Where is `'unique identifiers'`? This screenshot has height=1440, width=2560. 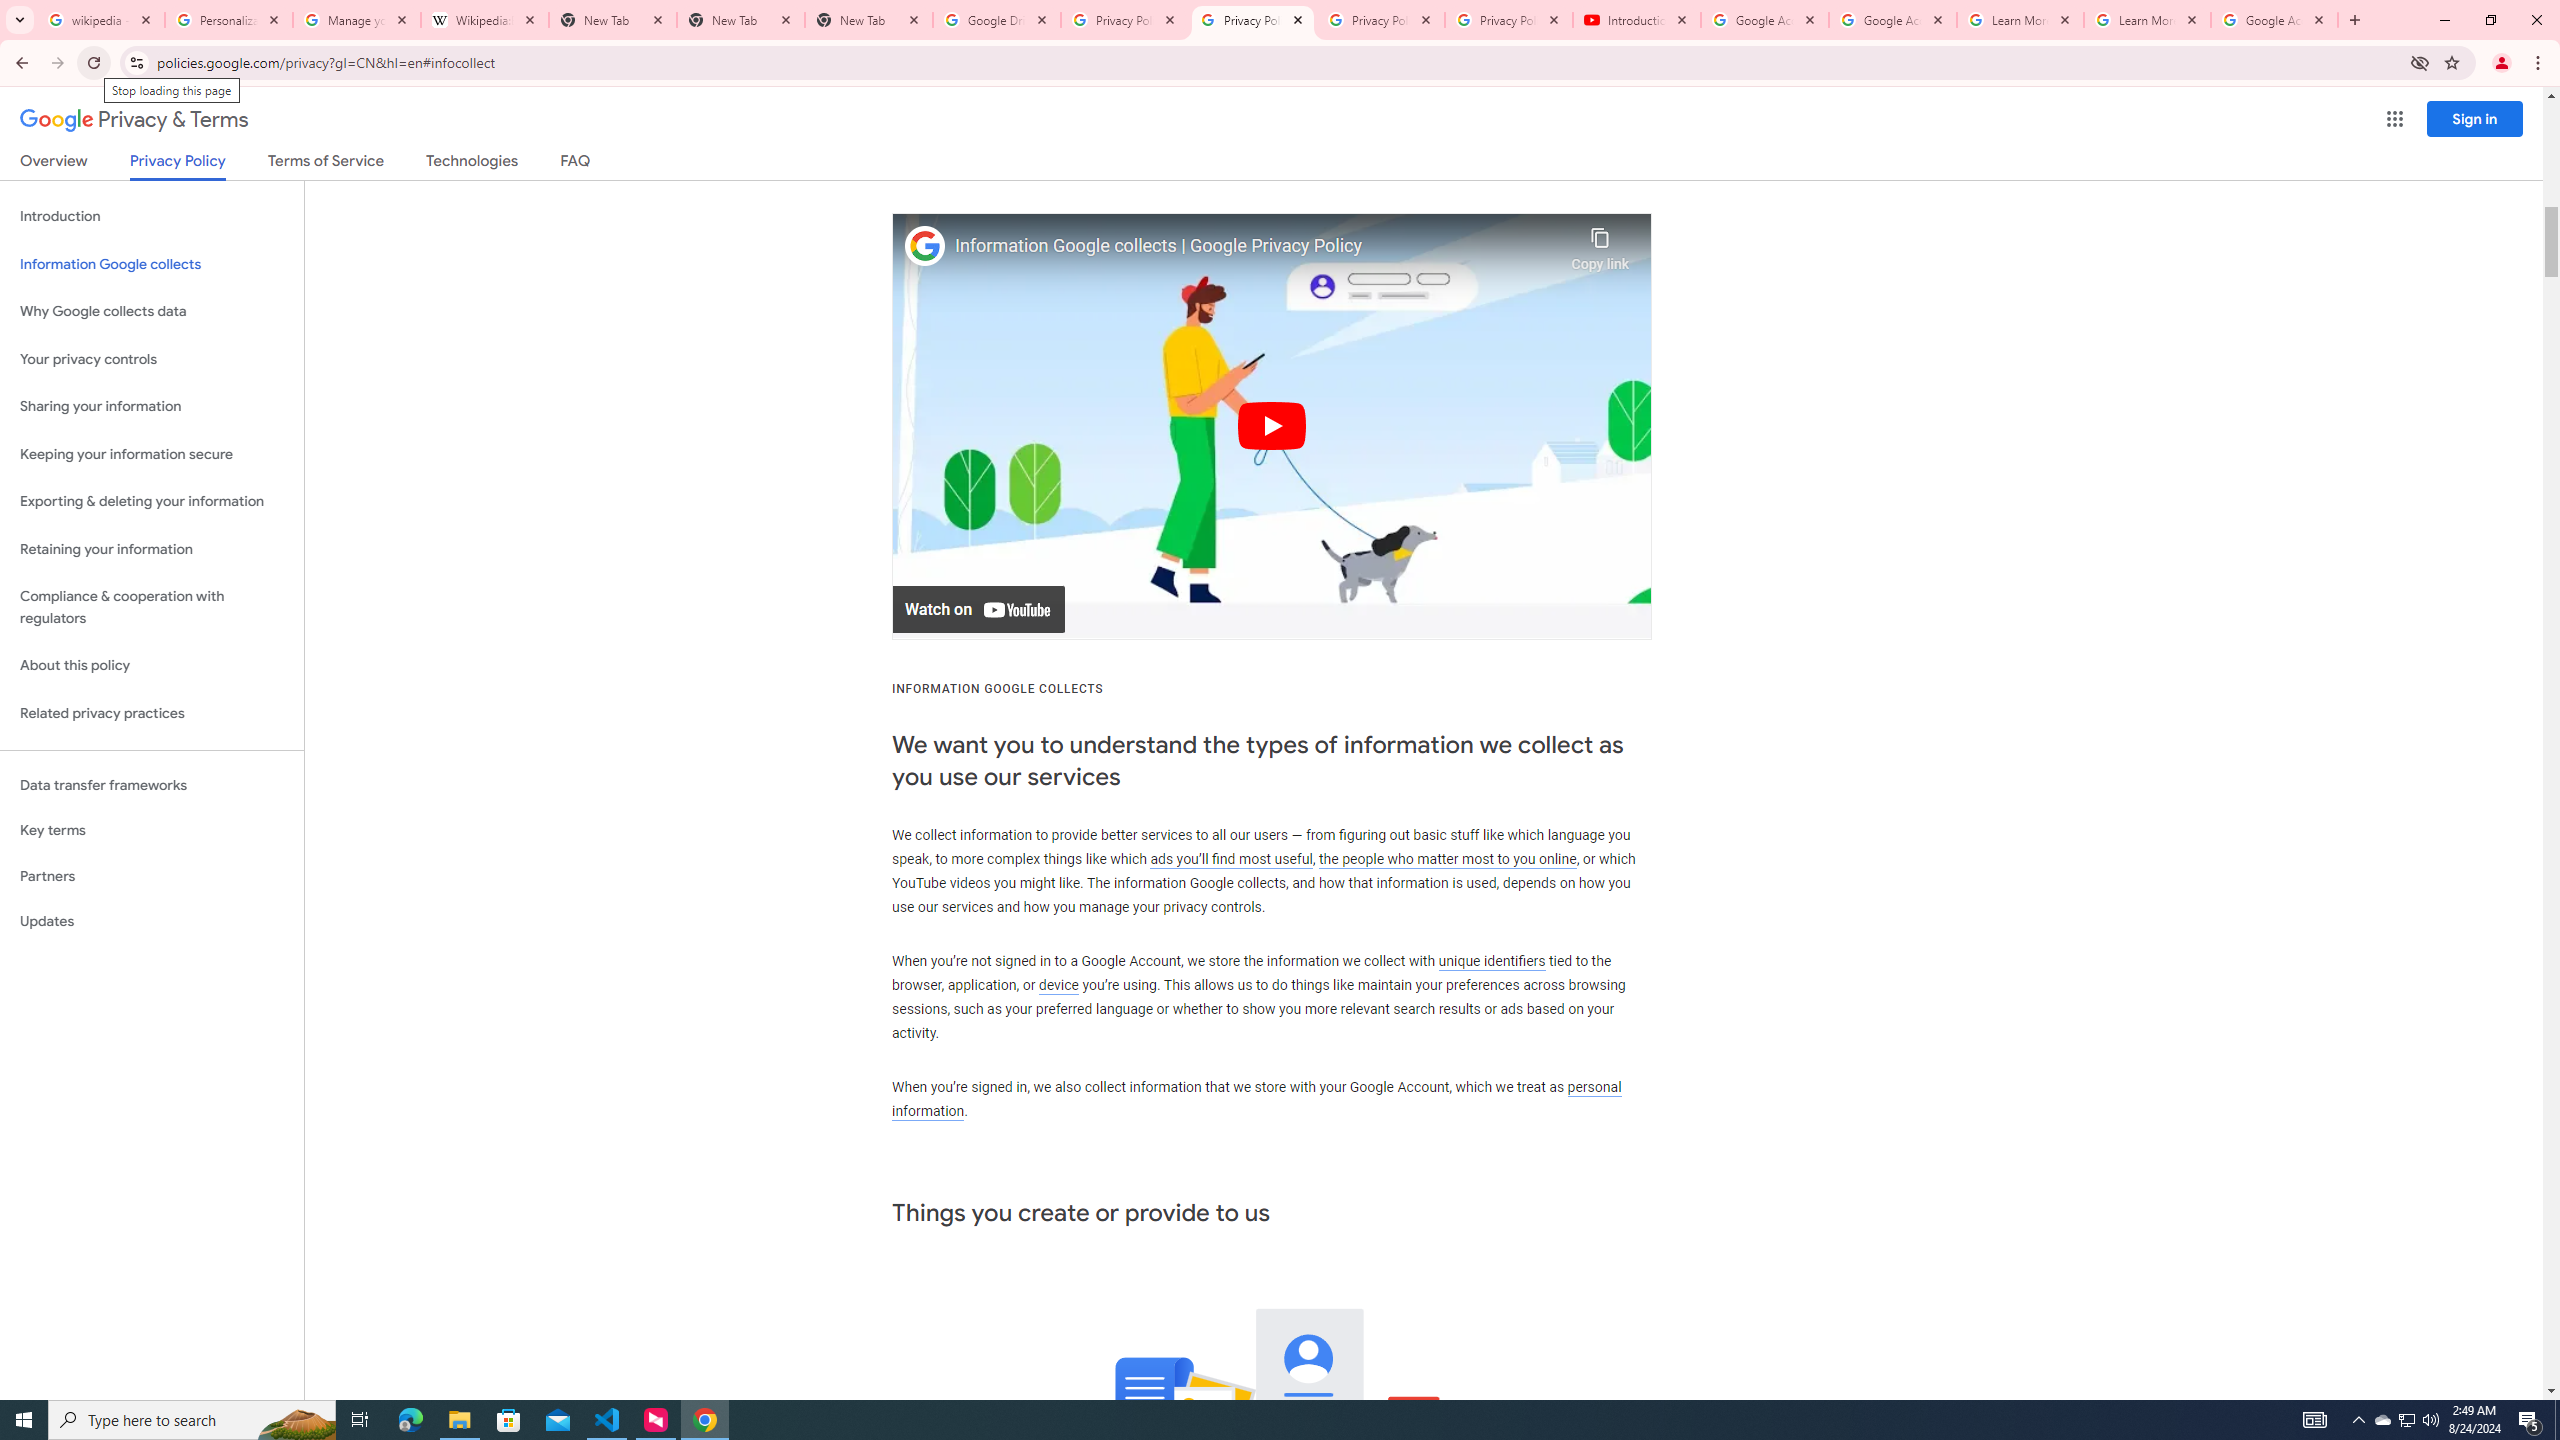
'unique identifiers' is located at coordinates (1491, 961).